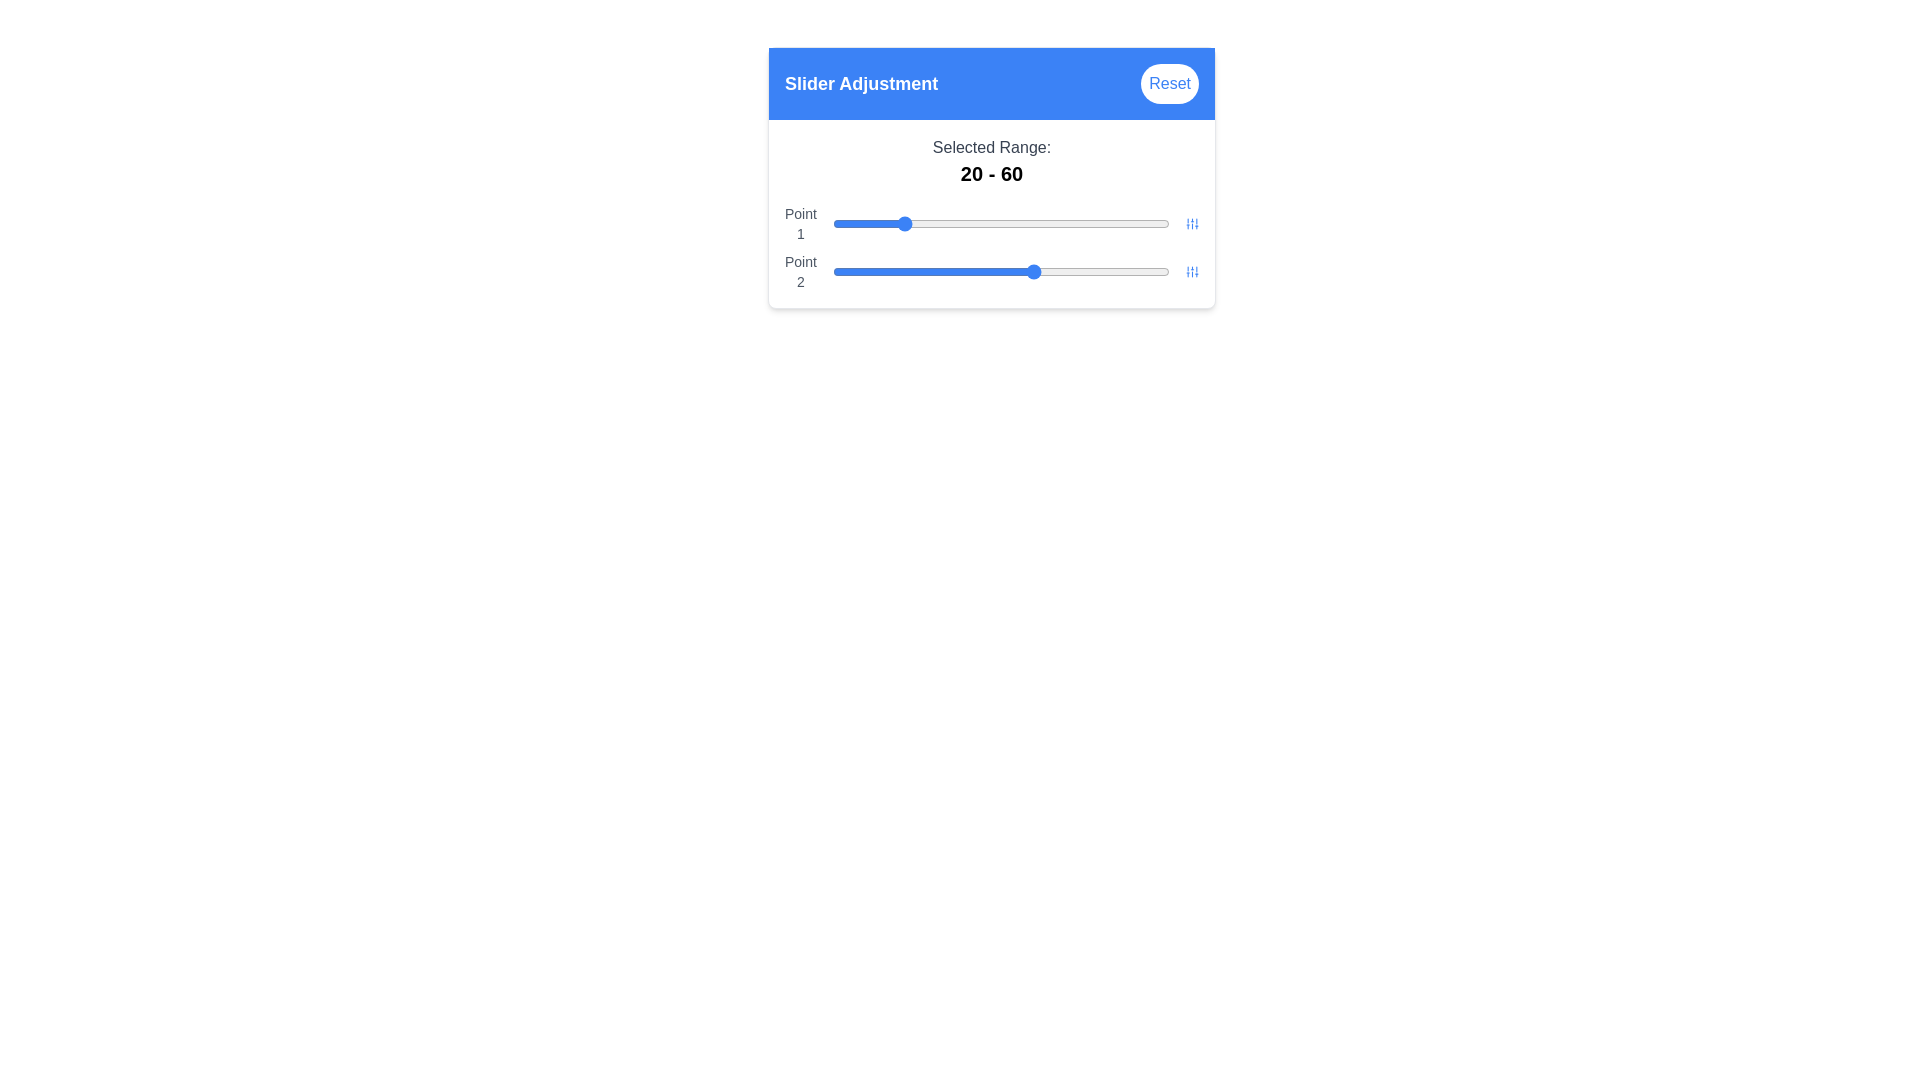  I want to click on the icon to the far right of the slider control associated with the 'Point 2' text label, so click(1192, 272).